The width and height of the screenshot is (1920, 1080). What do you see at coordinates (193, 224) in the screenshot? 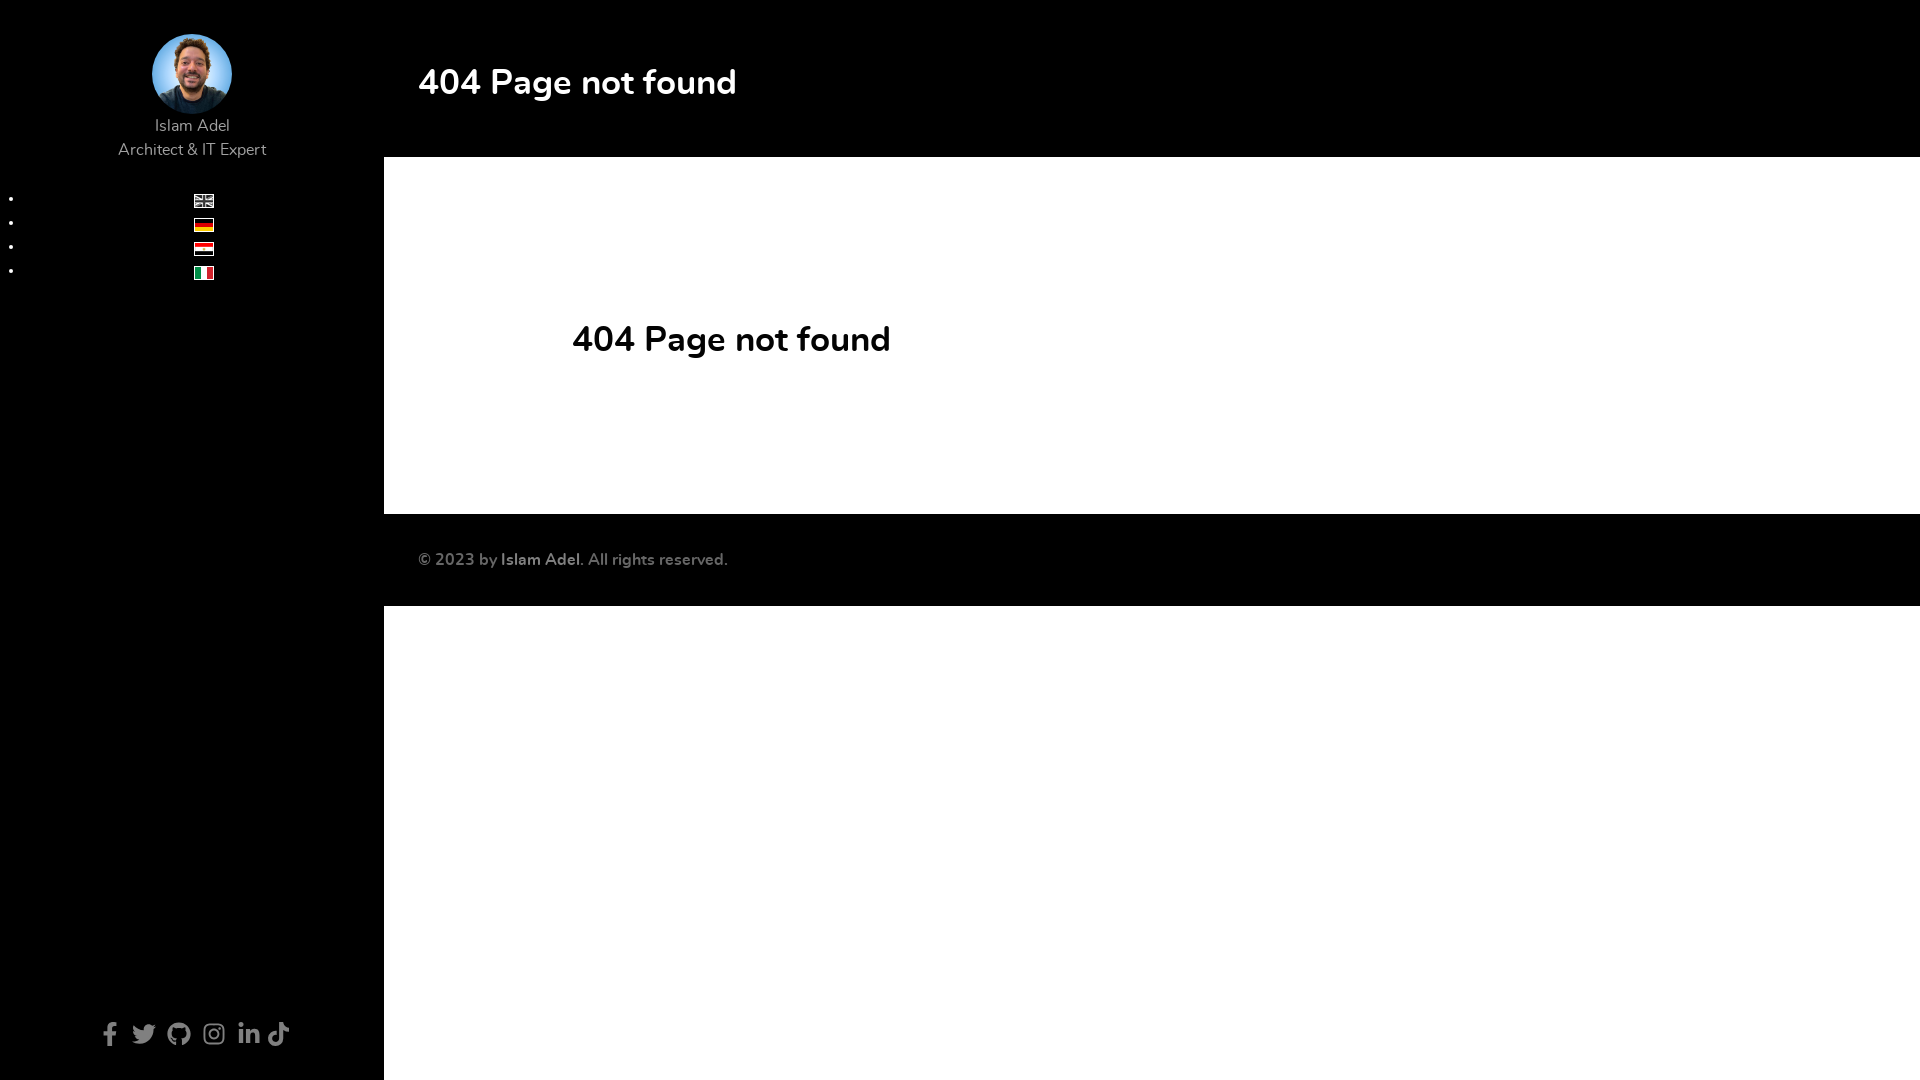
I see `'Deutsch'` at bounding box center [193, 224].